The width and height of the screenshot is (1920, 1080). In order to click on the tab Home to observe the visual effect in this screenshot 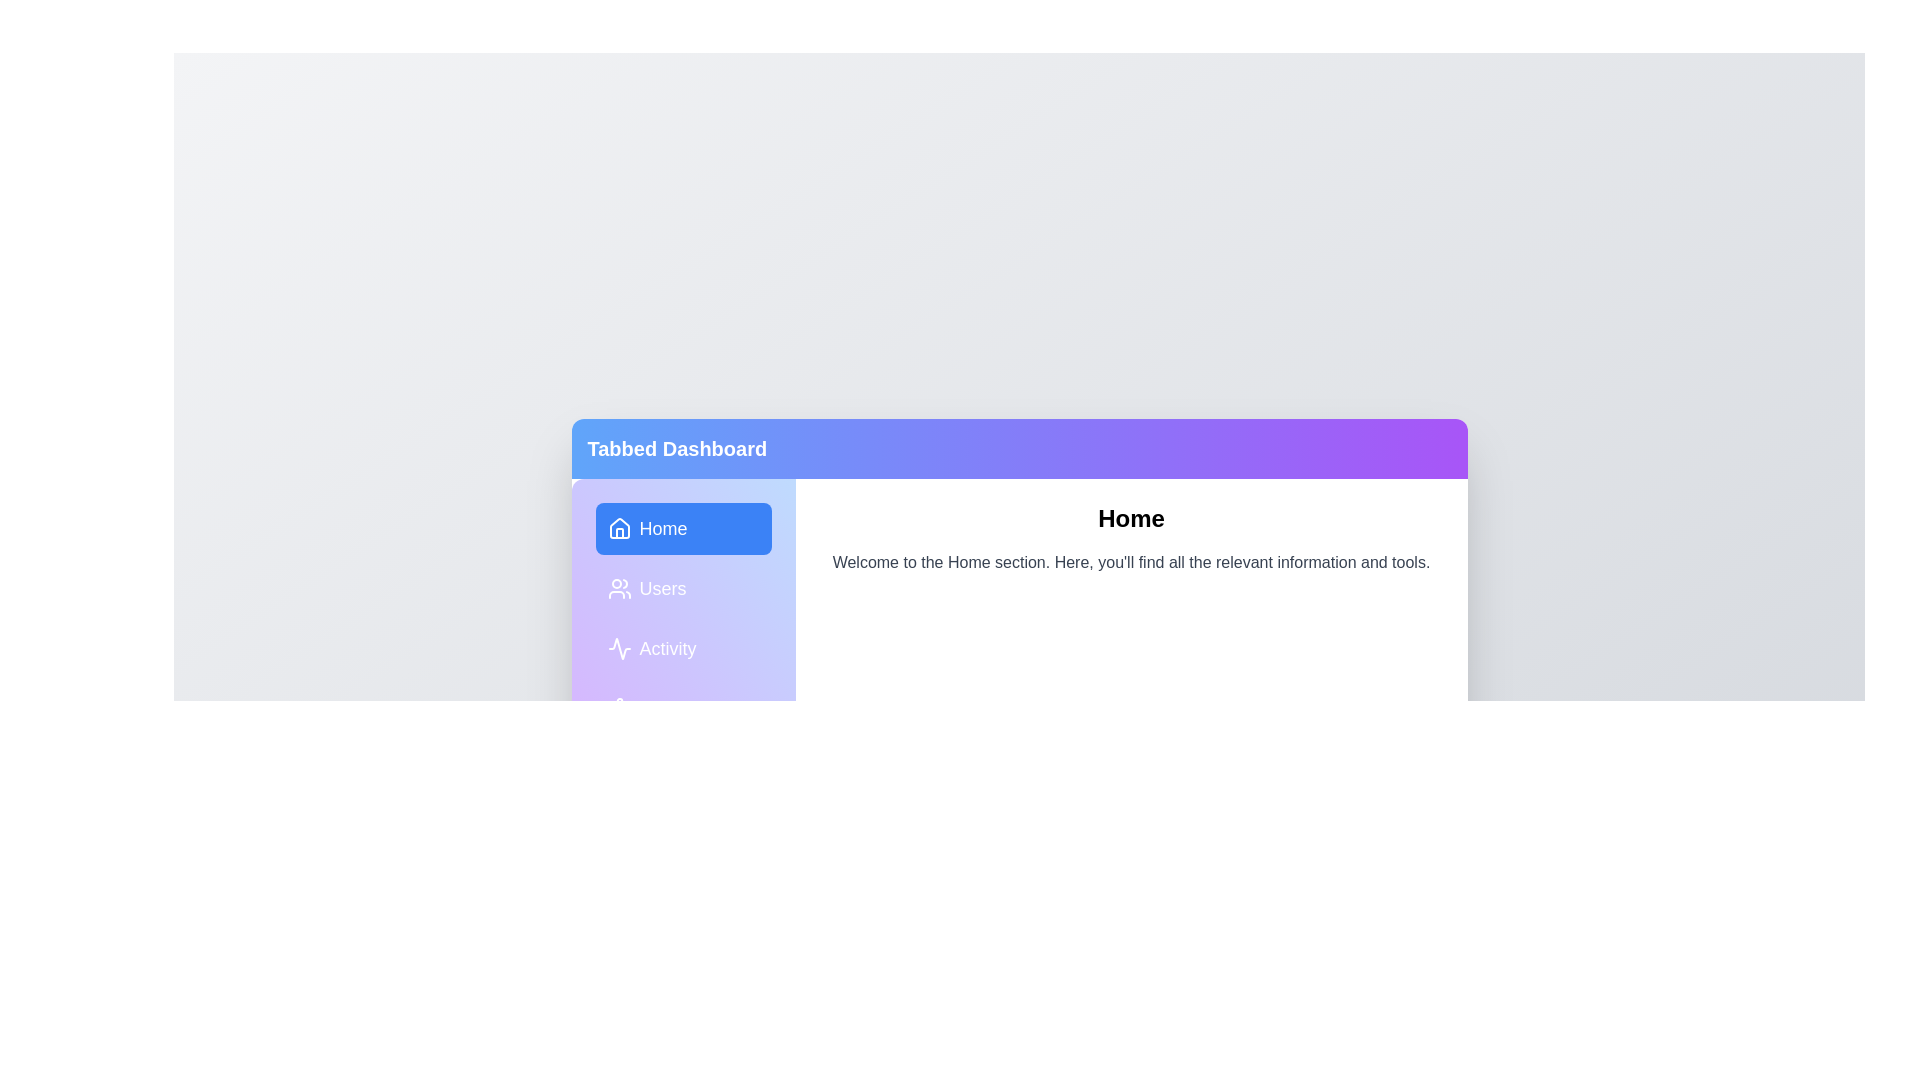, I will do `click(683, 527)`.